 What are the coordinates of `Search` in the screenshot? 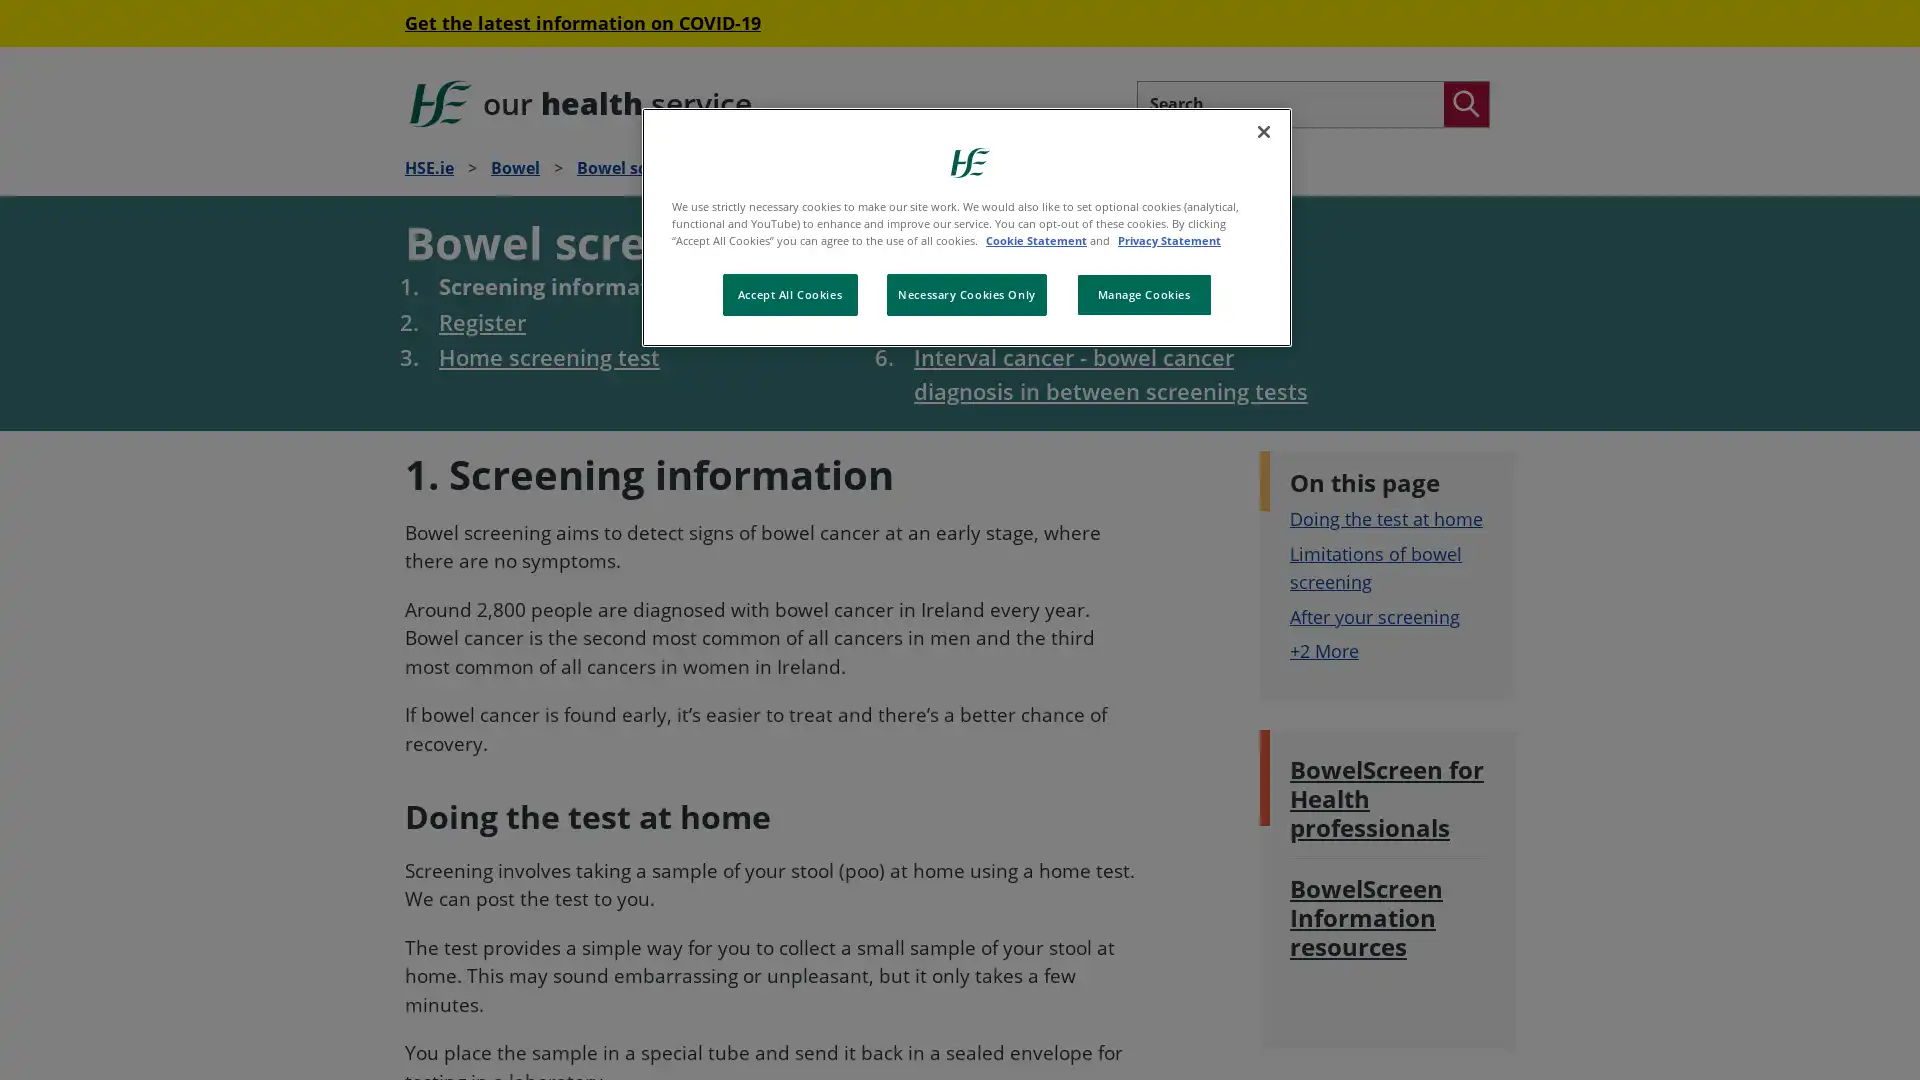 It's located at (1466, 103).